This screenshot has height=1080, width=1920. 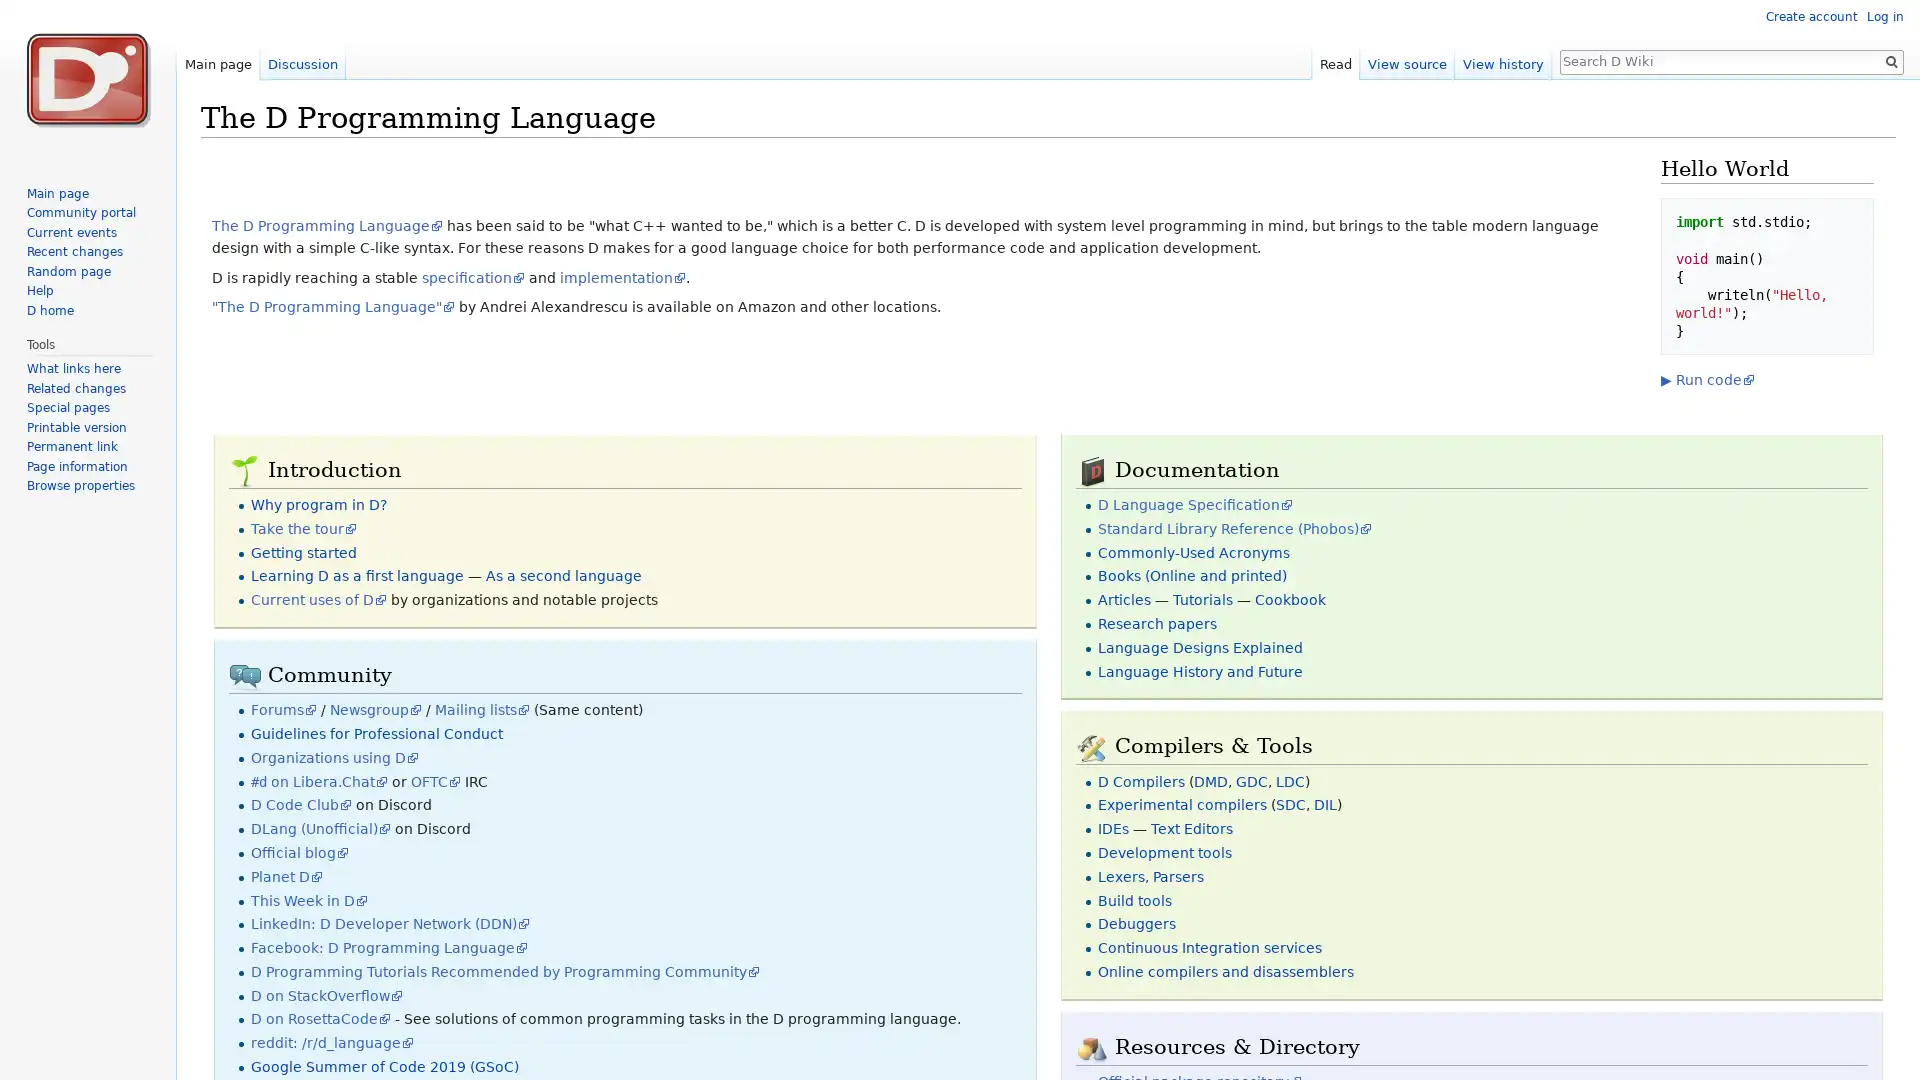 What do you see at coordinates (1890, 60) in the screenshot?
I see `Go` at bounding box center [1890, 60].